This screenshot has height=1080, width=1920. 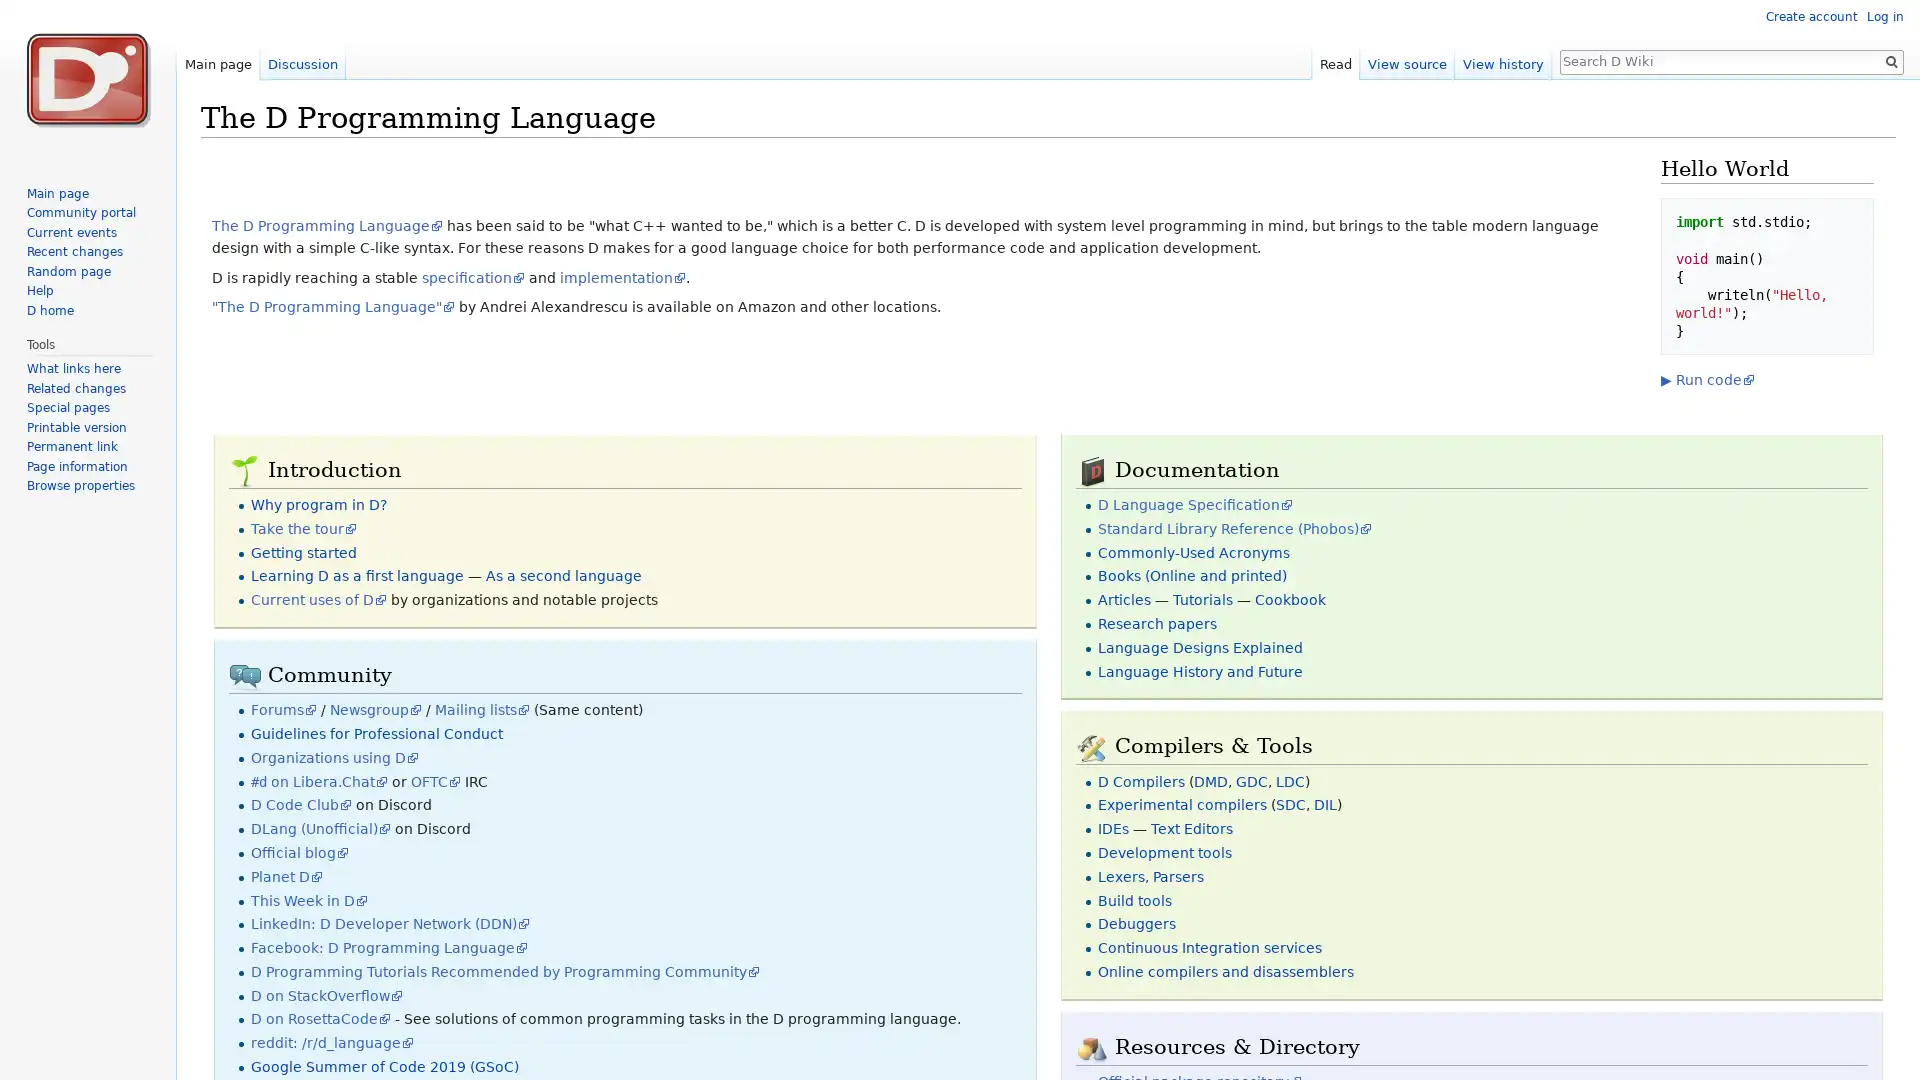 What do you see at coordinates (1890, 60) in the screenshot?
I see `Go` at bounding box center [1890, 60].